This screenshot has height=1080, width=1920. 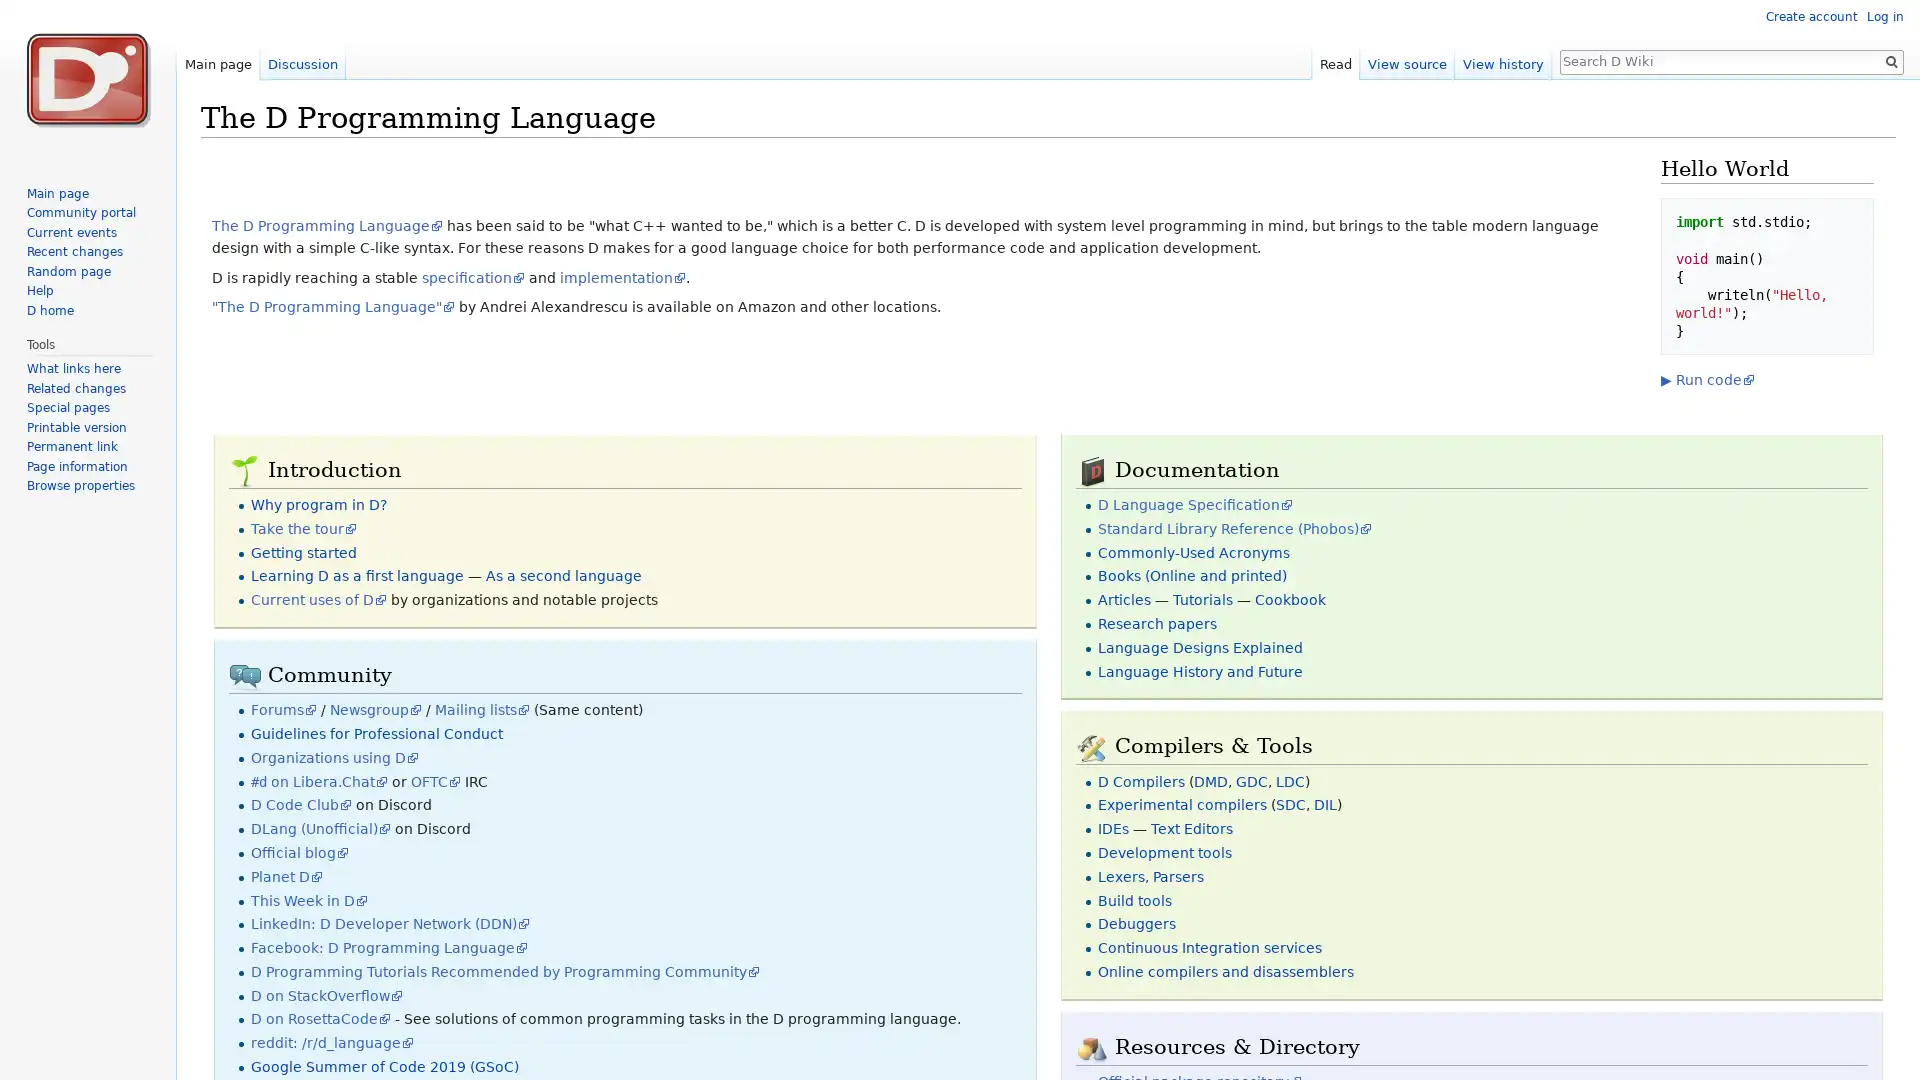 What do you see at coordinates (1890, 60) in the screenshot?
I see `Go` at bounding box center [1890, 60].